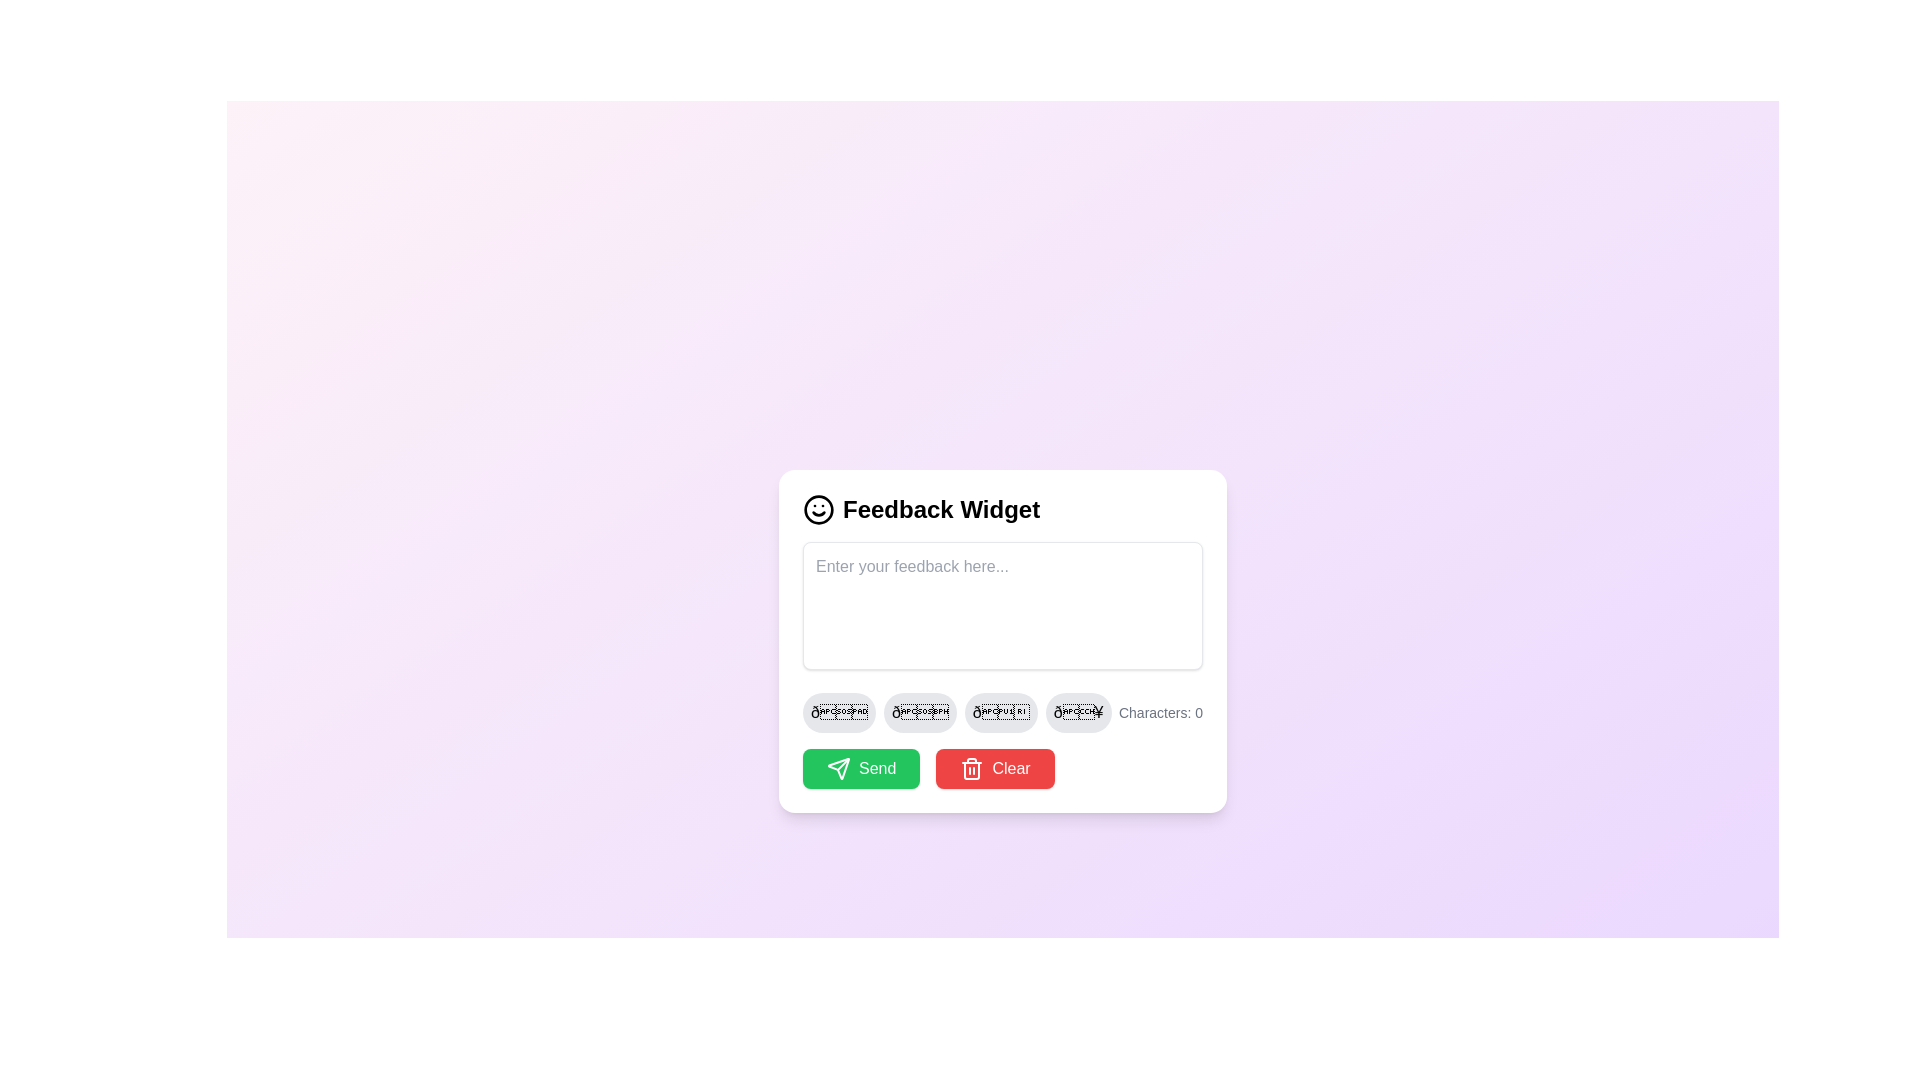 The image size is (1920, 1080). Describe the element at coordinates (972, 767) in the screenshot. I see `the trash can icon button located on the right side of the 'Clear' button in the bottom-right area of the 'Feedback Widget' dialogue box` at that location.